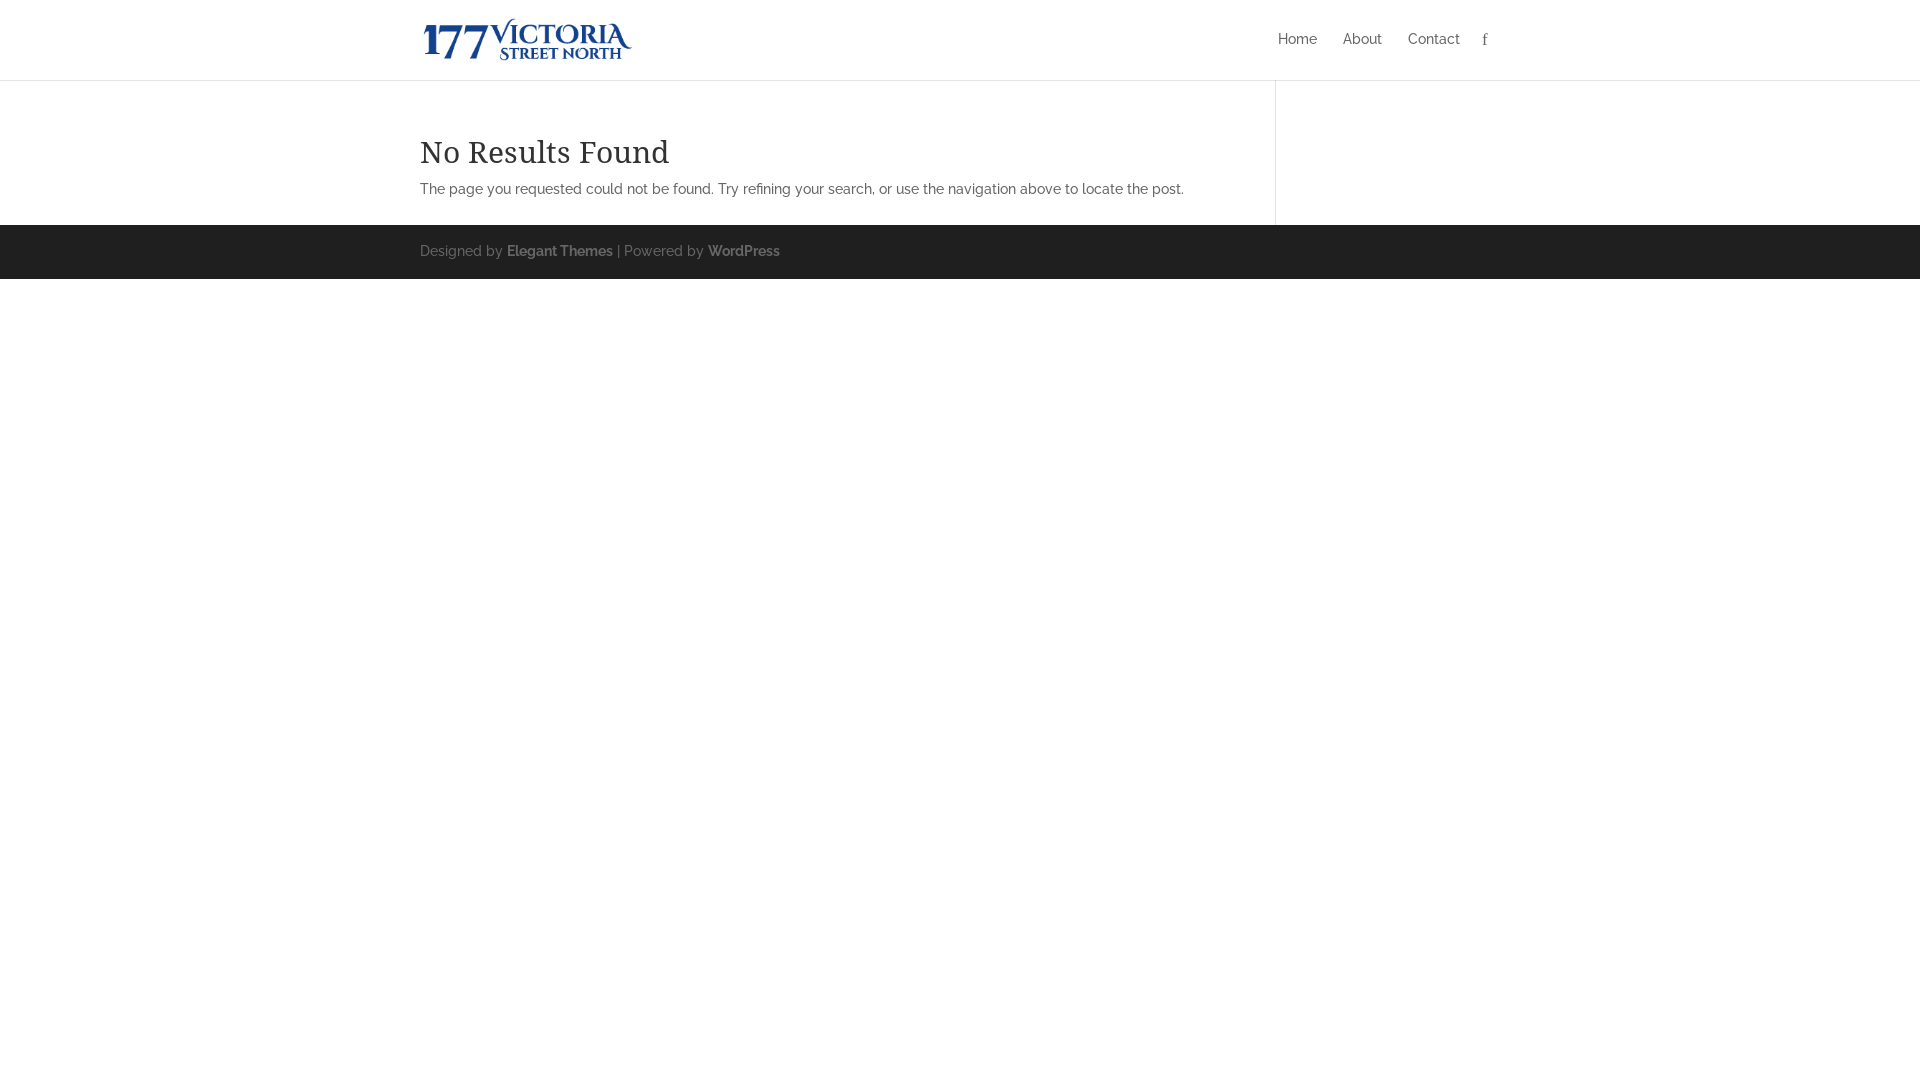 This screenshot has height=1080, width=1920. Describe the element at coordinates (1361, 53) in the screenshot. I see `'About'` at that location.